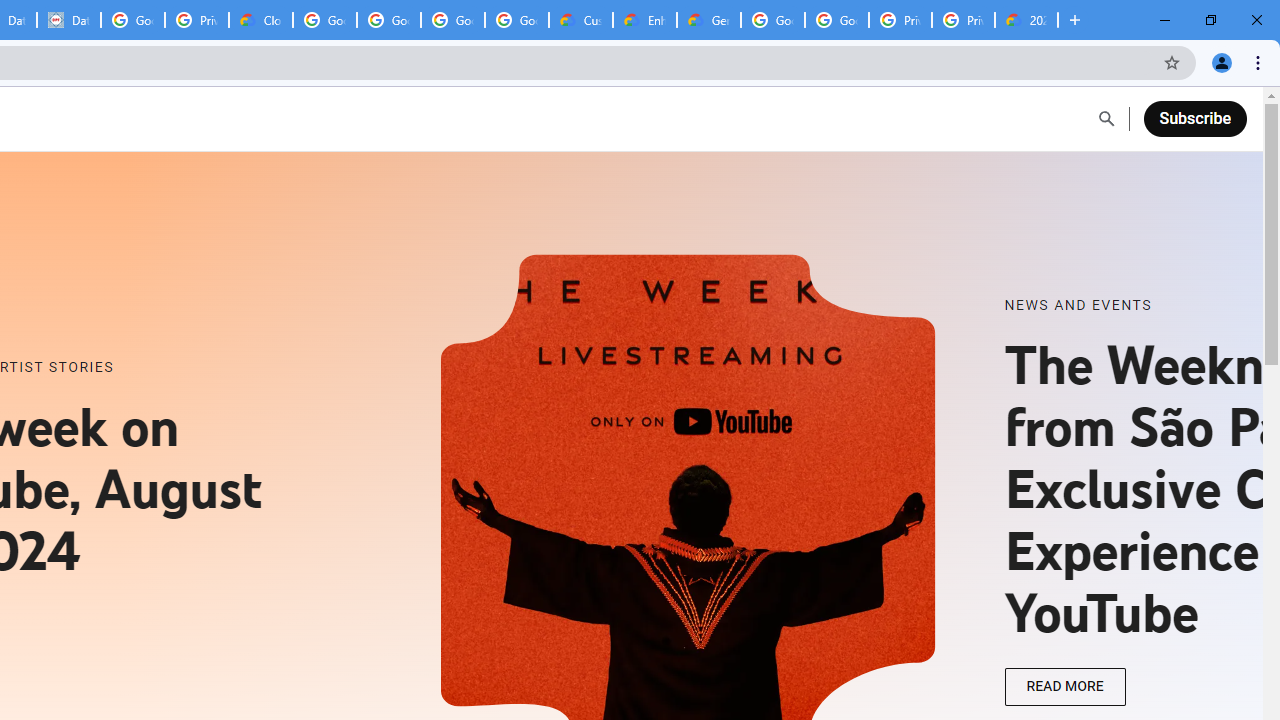 The image size is (1280, 720). What do you see at coordinates (772, 20) in the screenshot?
I see `'Google Cloud Platform'` at bounding box center [772, 20].